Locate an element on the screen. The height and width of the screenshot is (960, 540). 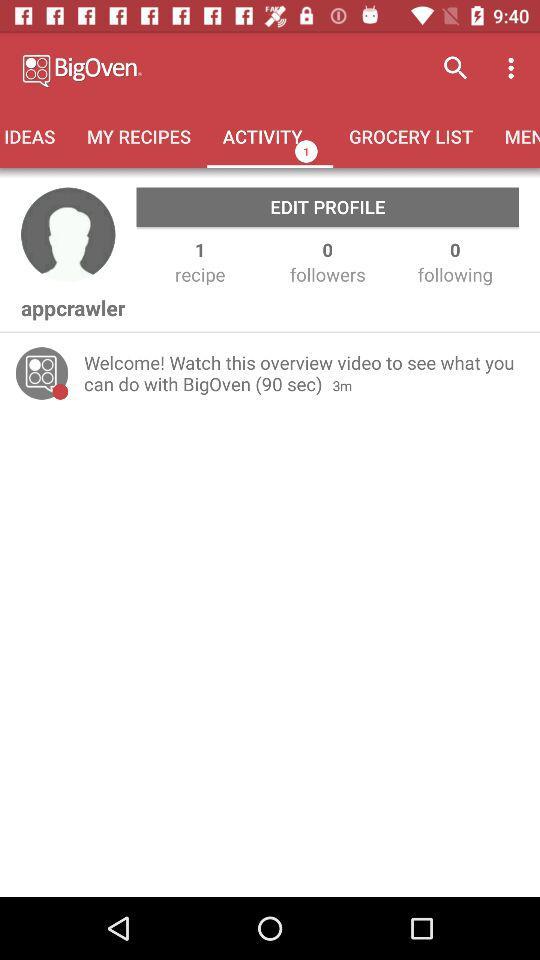
icon above the grocery list icon is located at coordinates (455, 68).